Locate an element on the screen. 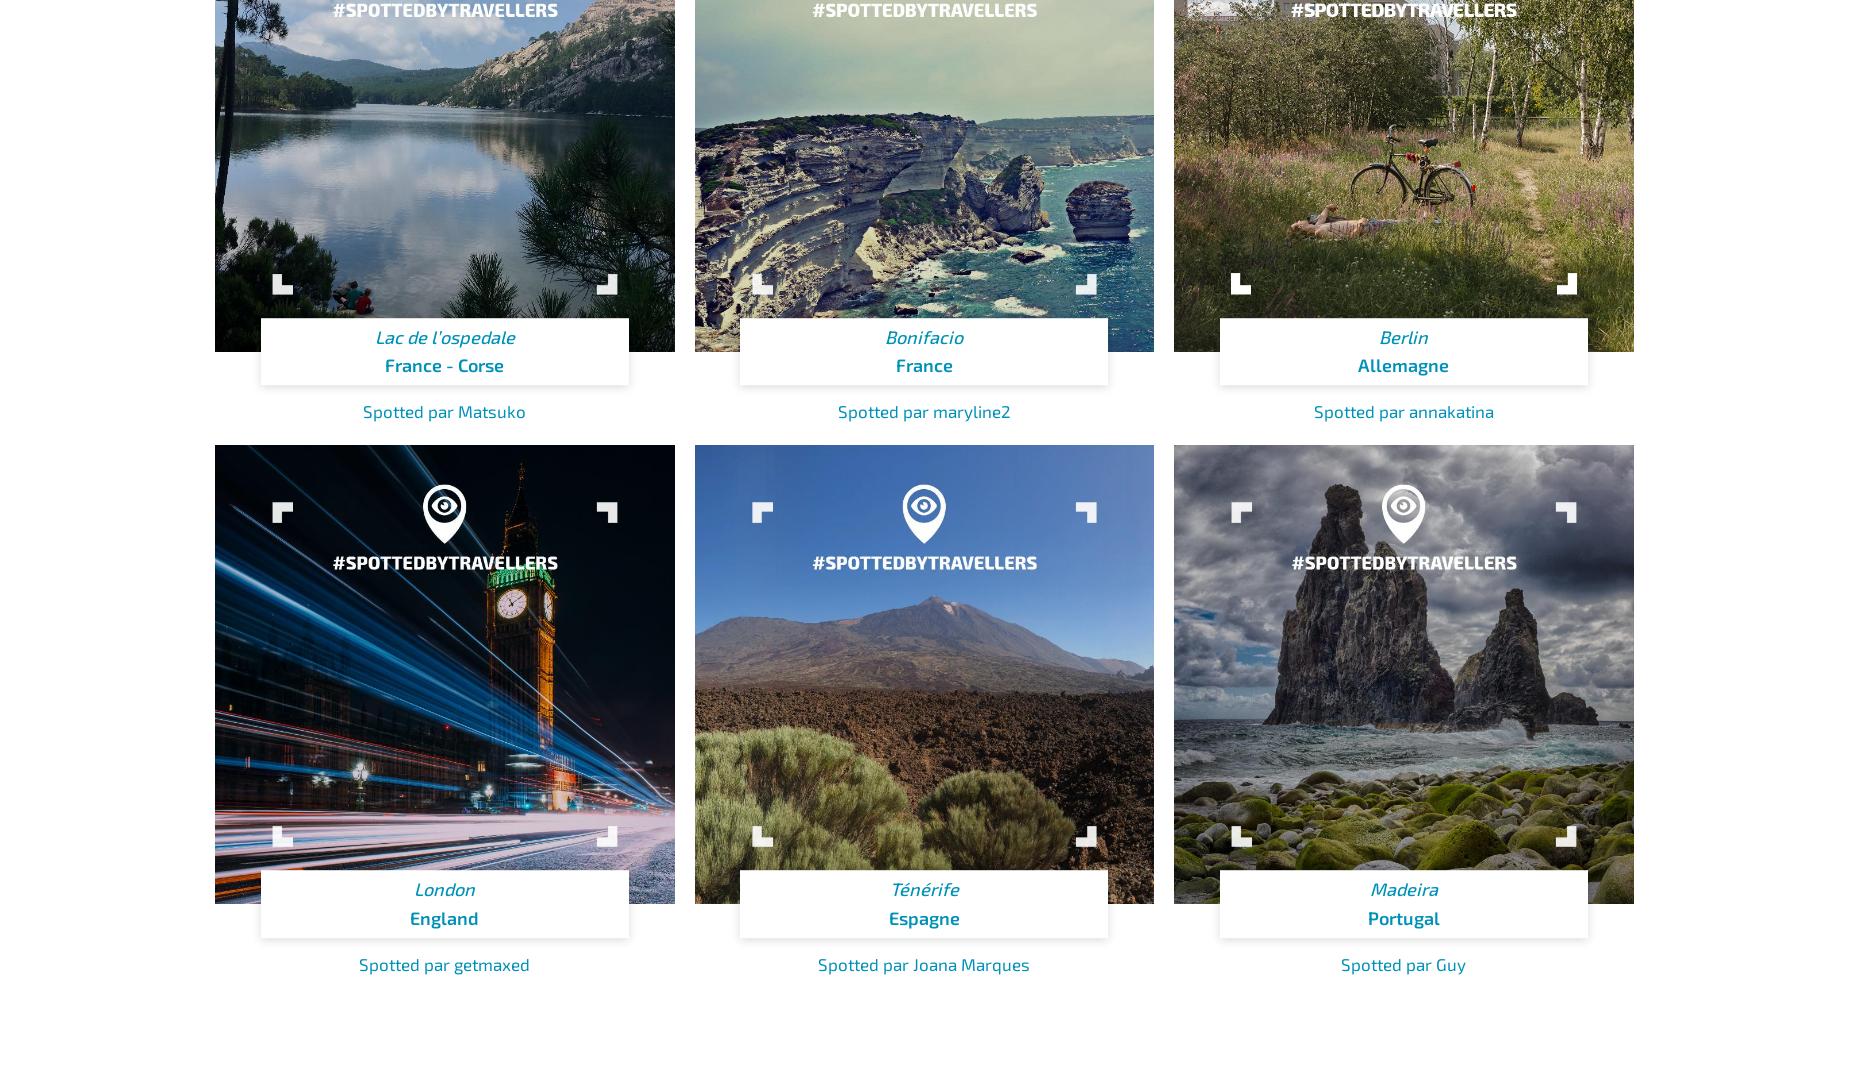  'France - Corse' is located at coordinates (443, 364).